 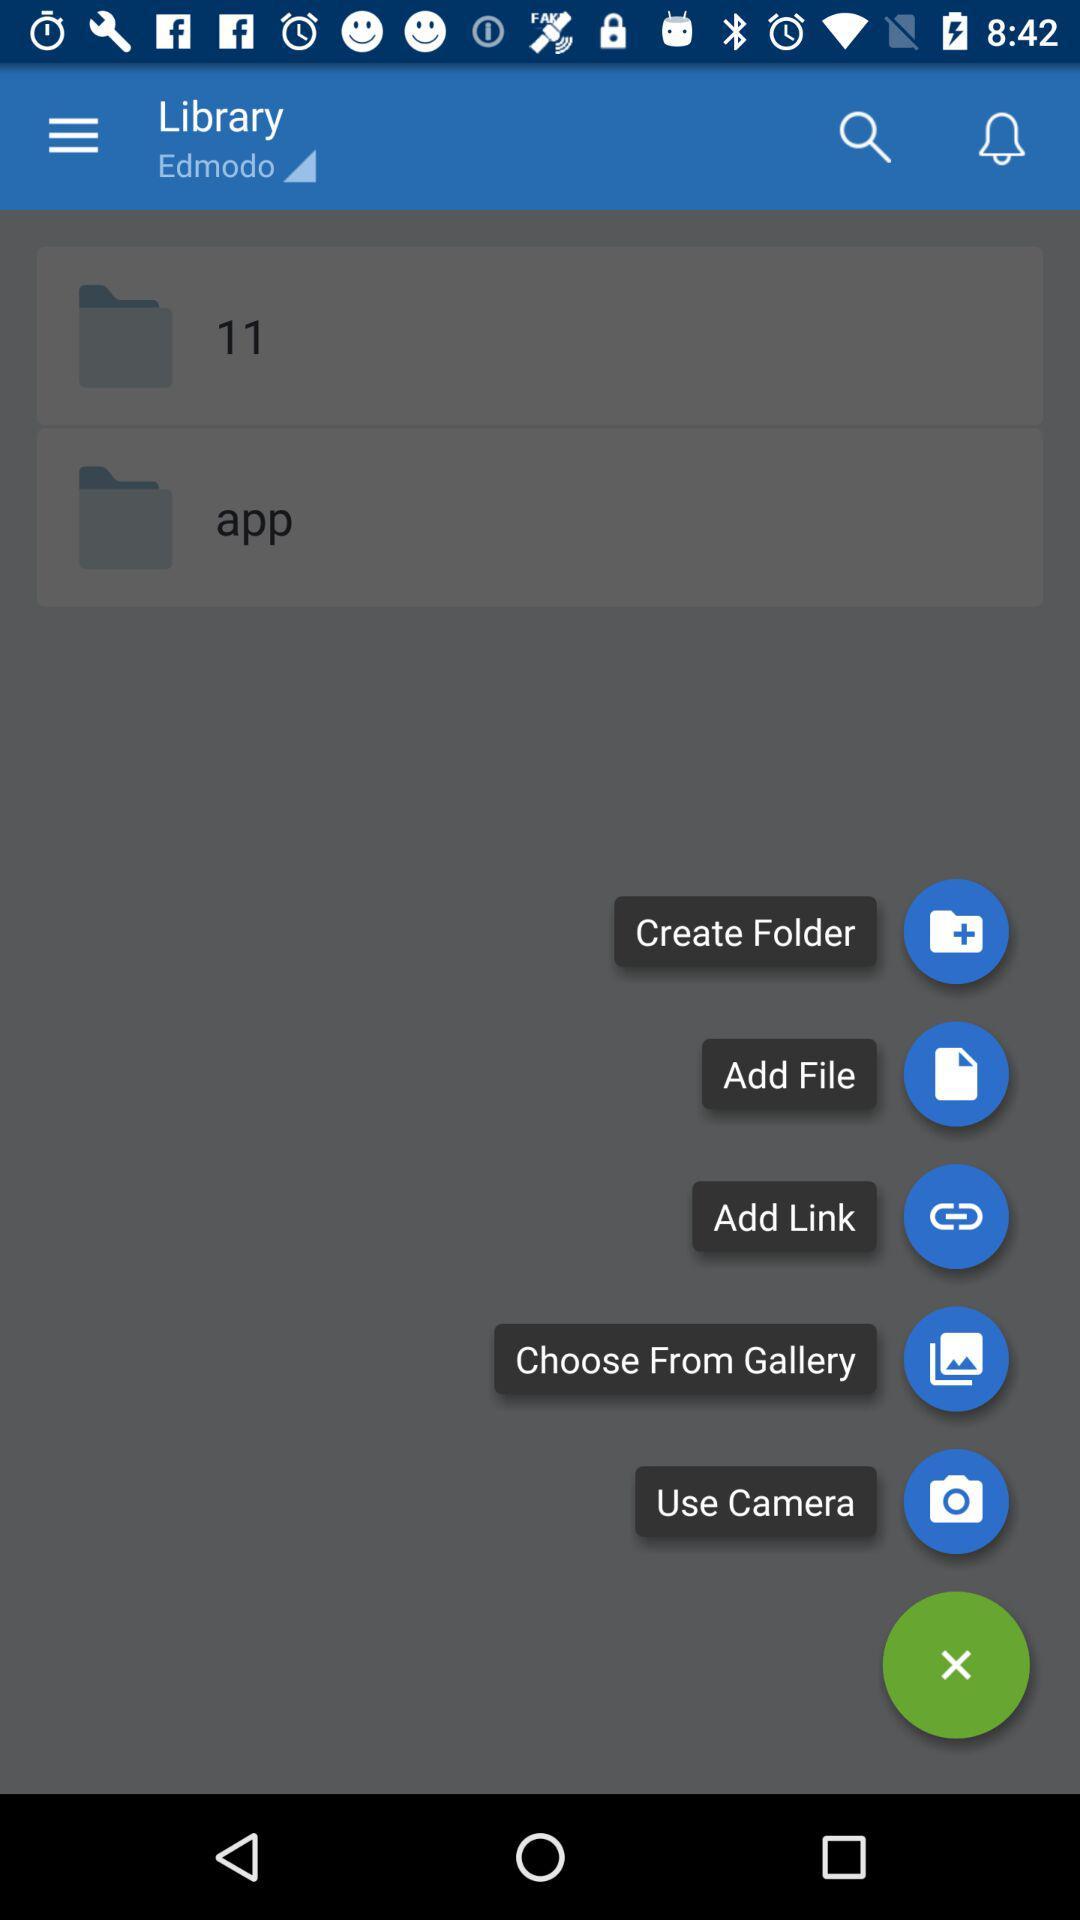 I want to click on link, so click(x=955, y=1215).